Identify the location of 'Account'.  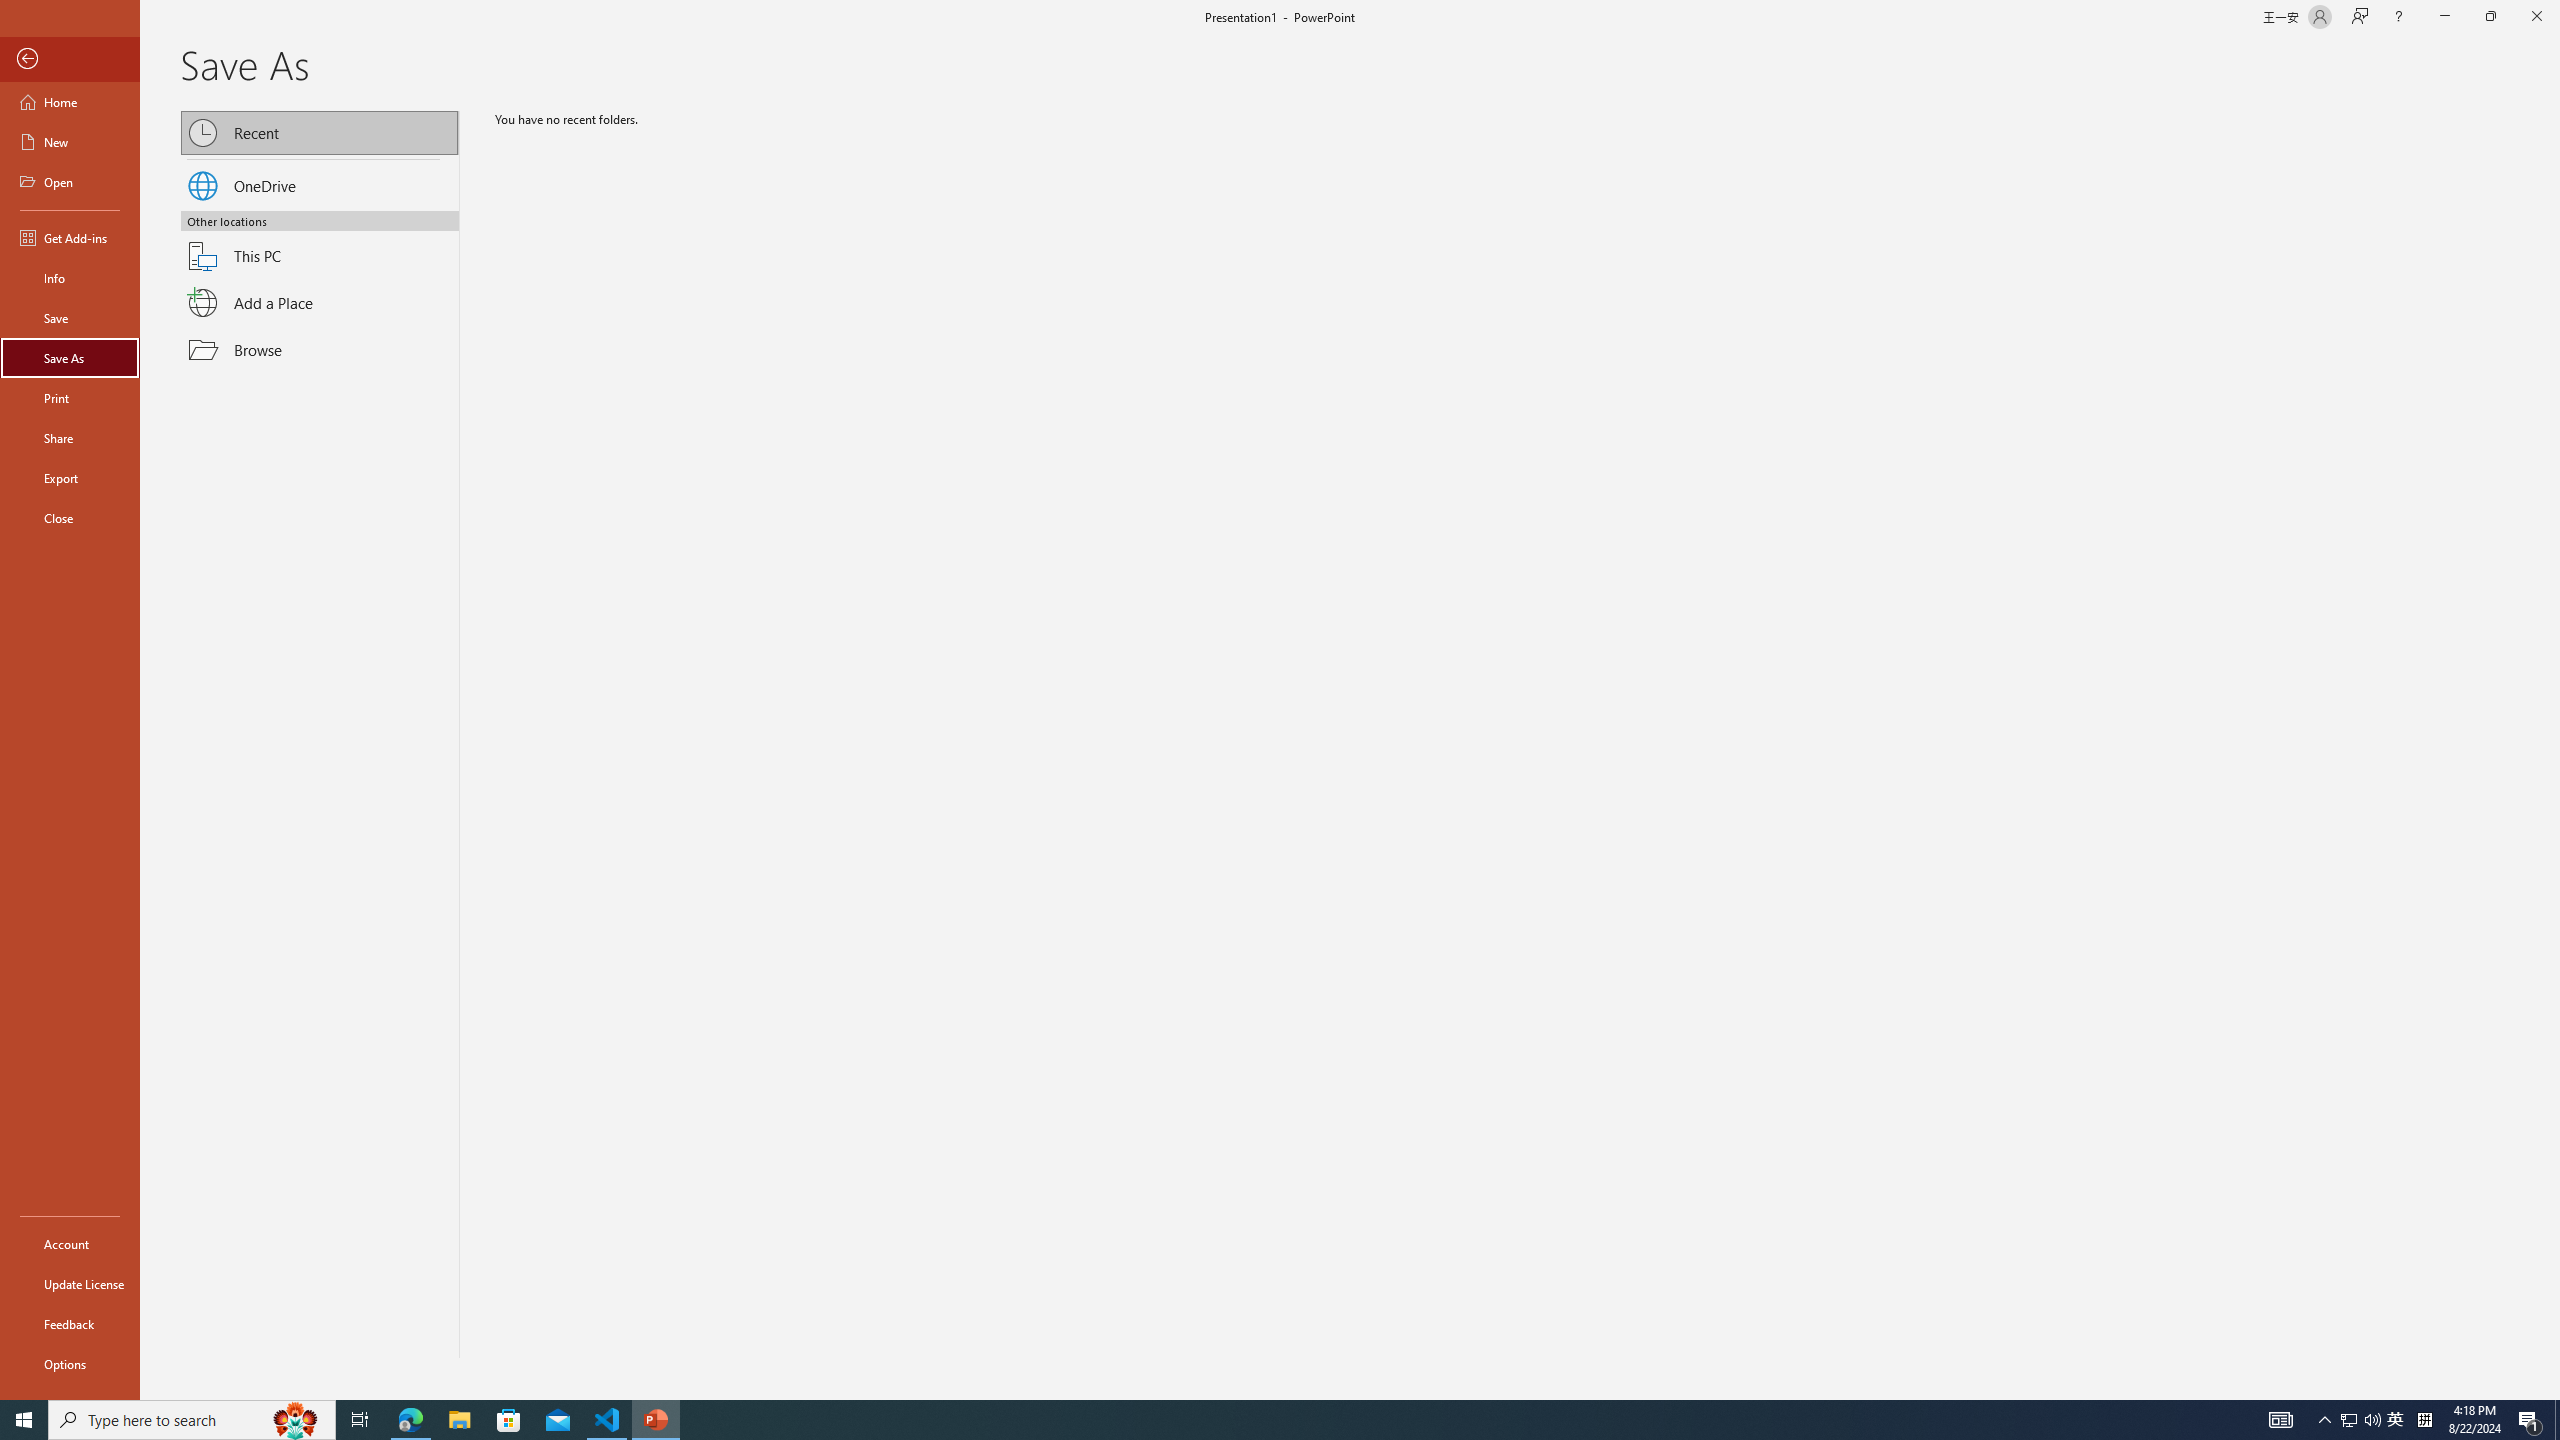
(69, 1244).